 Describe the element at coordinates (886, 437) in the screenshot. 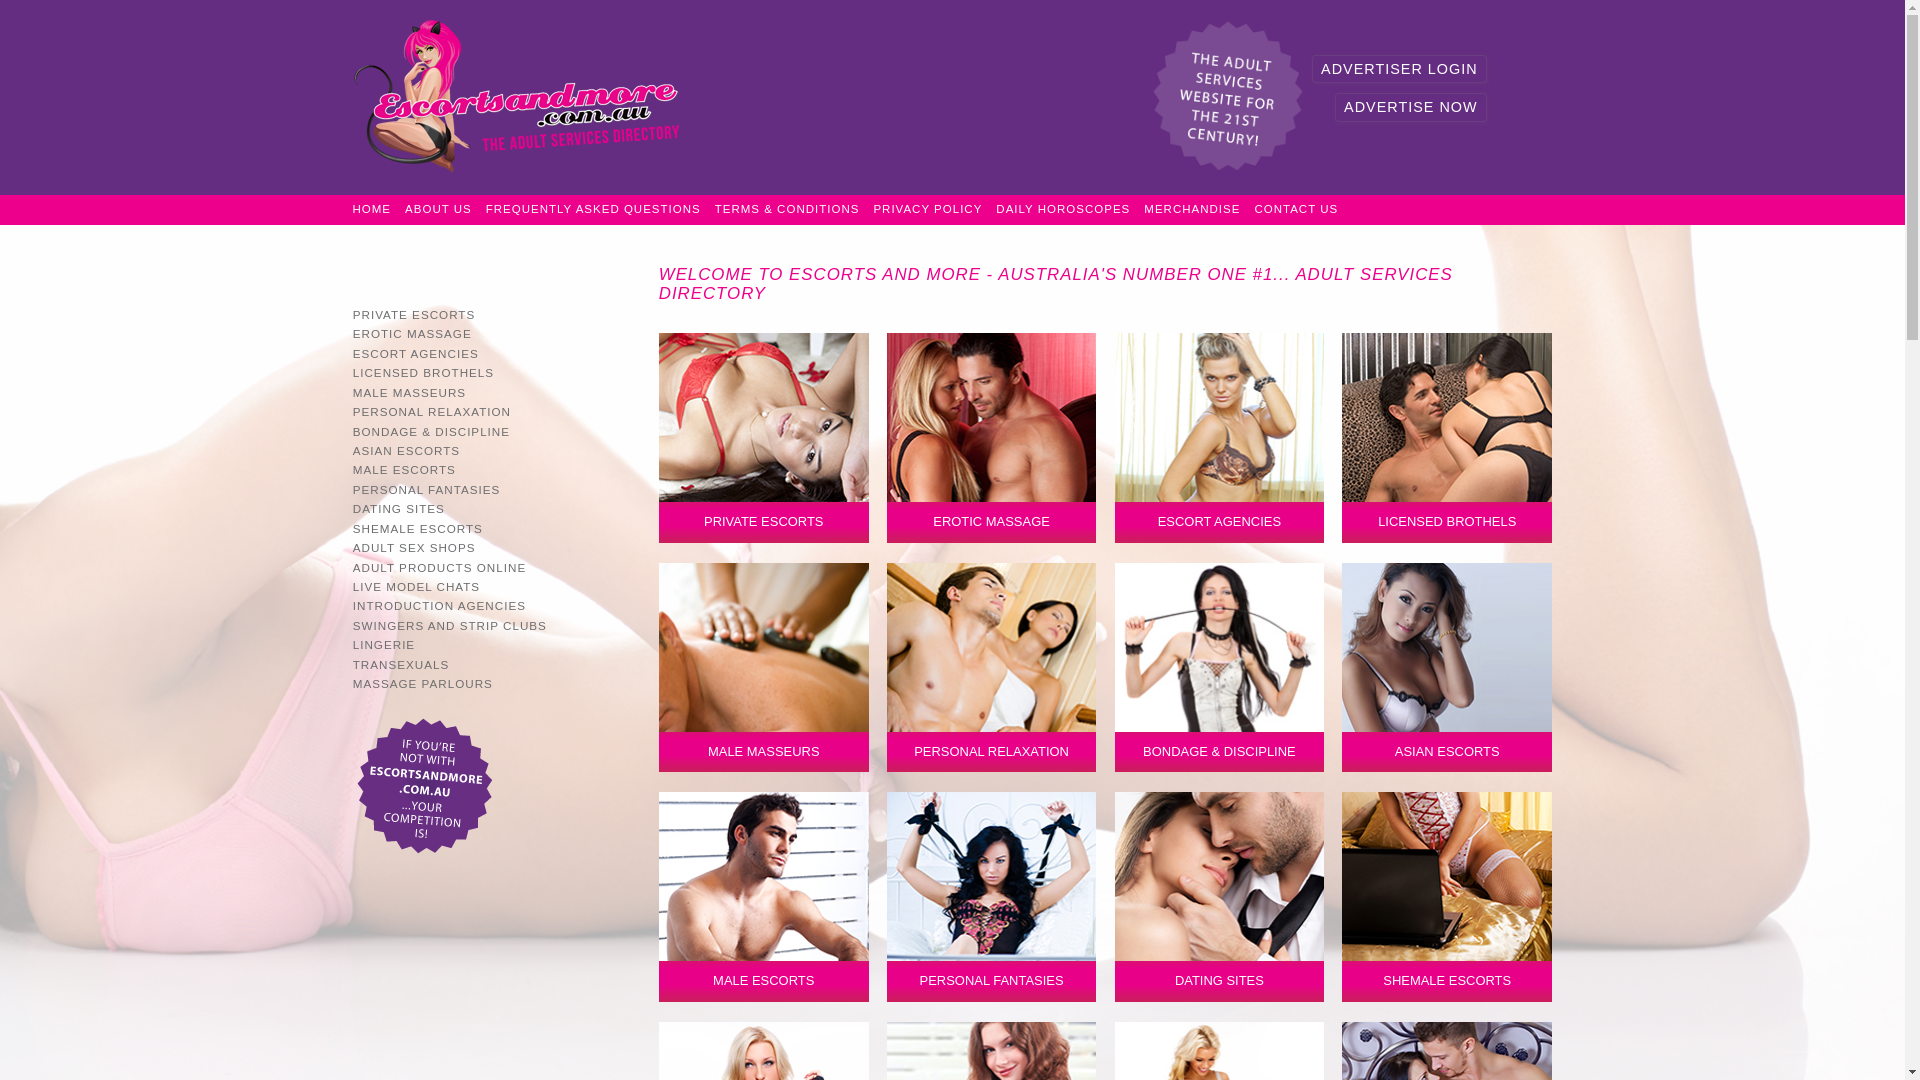

I see `'EROTIC MASSAGE'` at that location.